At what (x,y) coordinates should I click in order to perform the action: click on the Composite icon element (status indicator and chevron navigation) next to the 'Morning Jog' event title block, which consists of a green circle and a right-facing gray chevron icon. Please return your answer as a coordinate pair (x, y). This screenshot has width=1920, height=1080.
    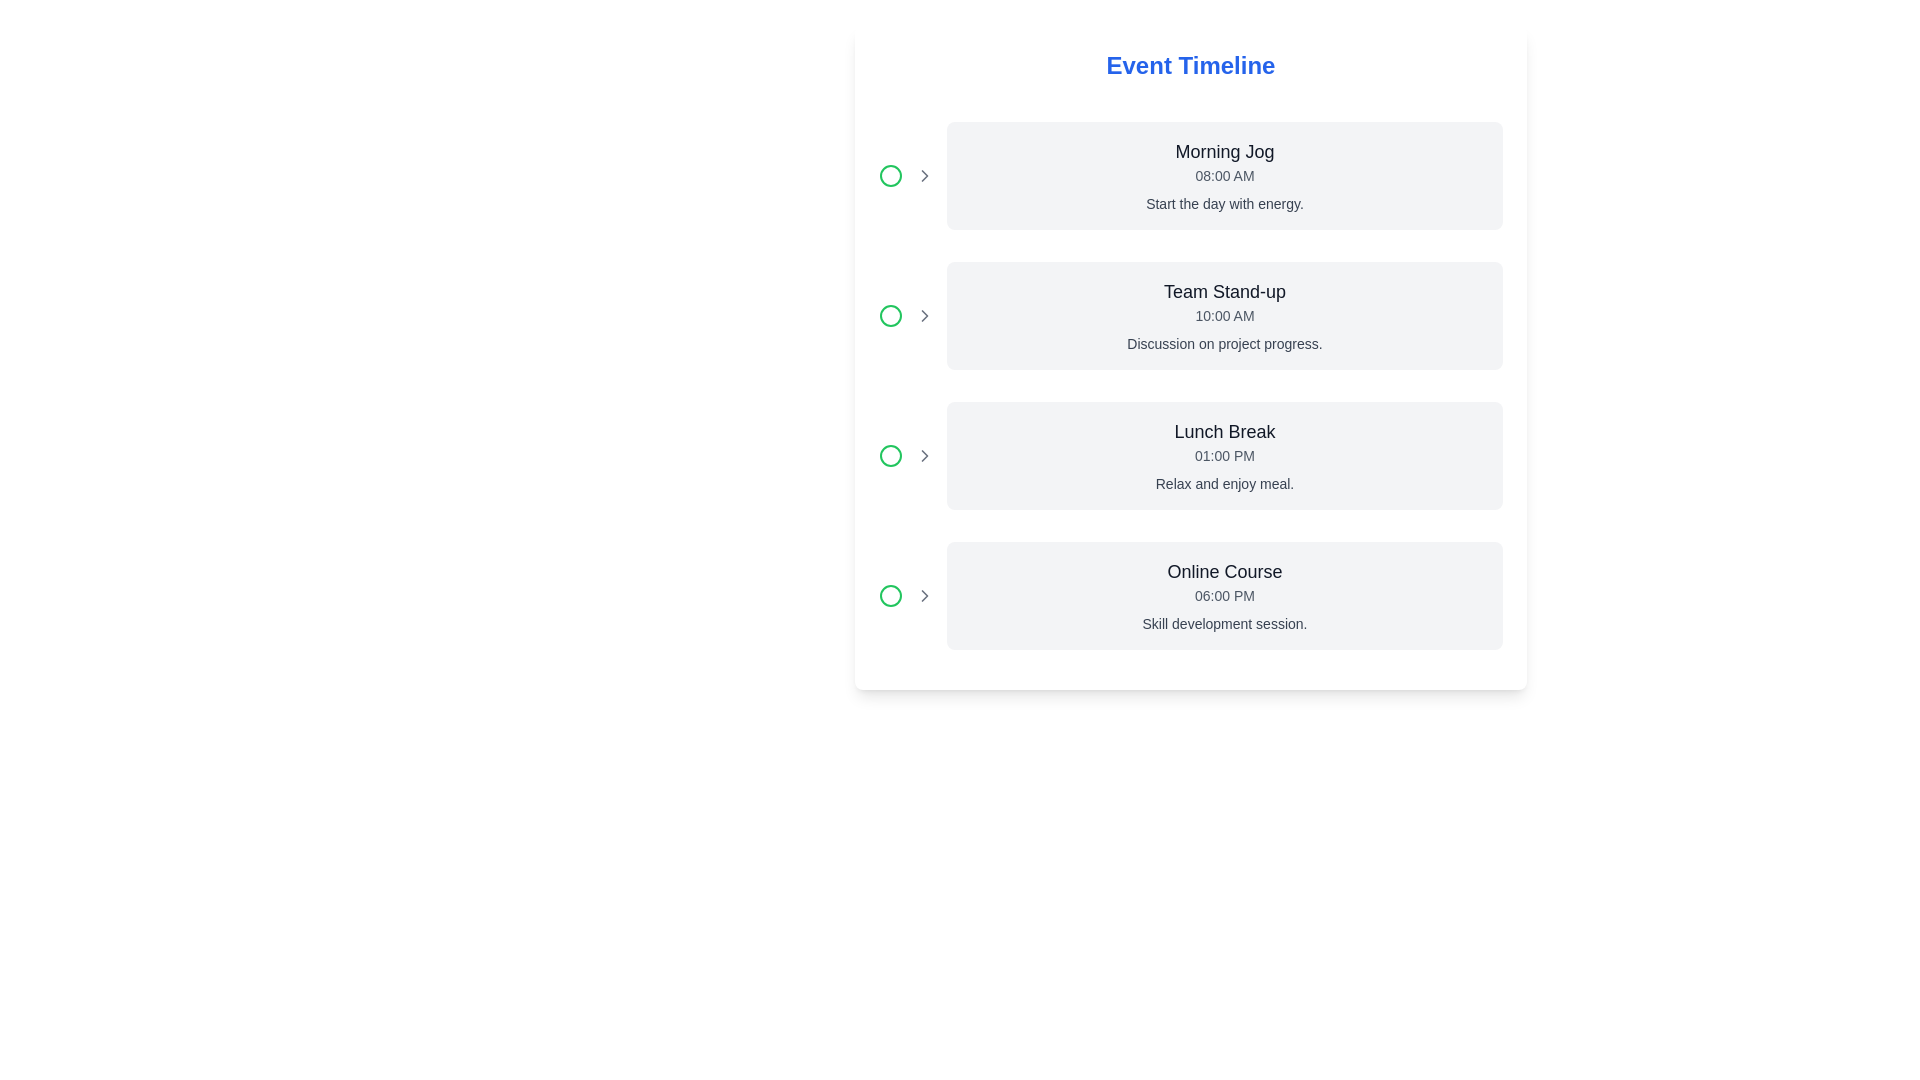
    Looking at the image, I should click on (911, 175).